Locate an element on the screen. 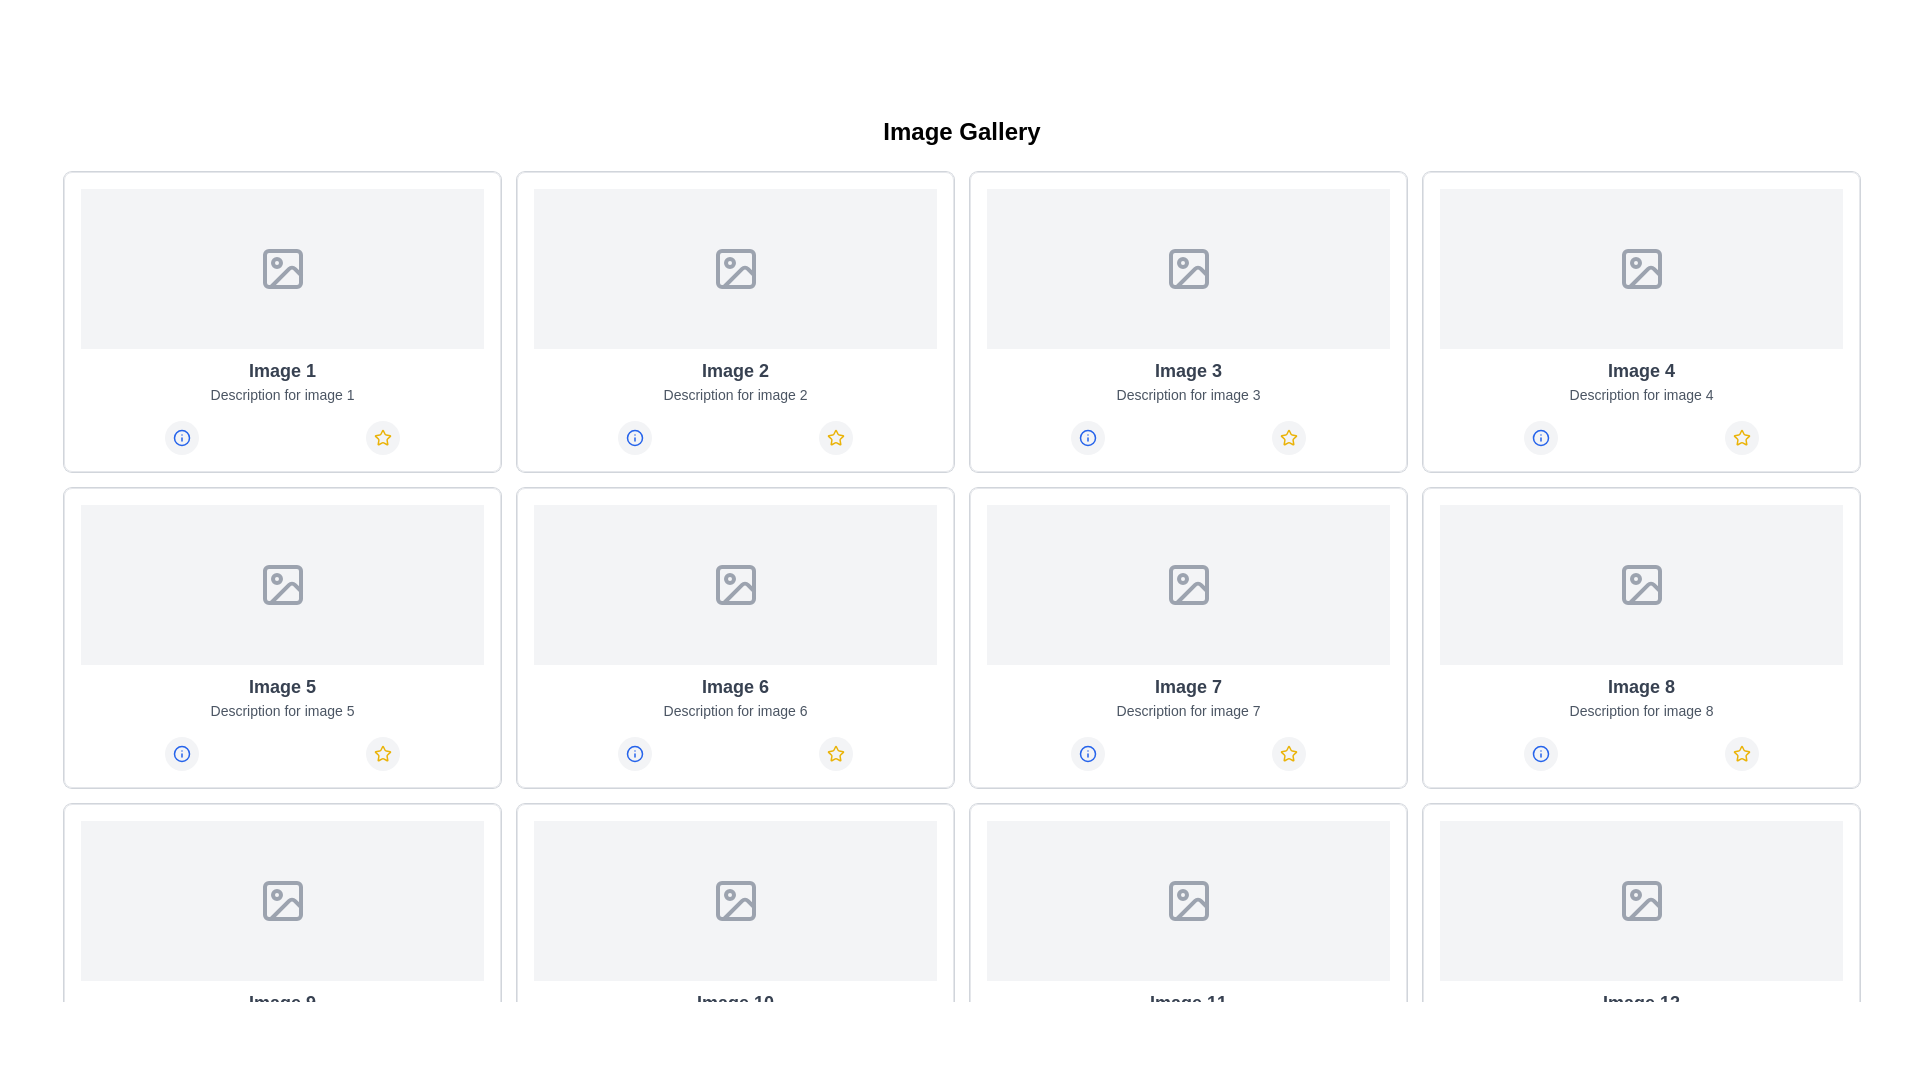 Image resolution: width=1920 pixels, height=1080 pixels. the small circular blue icon located in the lower-right corner of the card labeled 'Image 8' is located at coordinates (1539, 753).